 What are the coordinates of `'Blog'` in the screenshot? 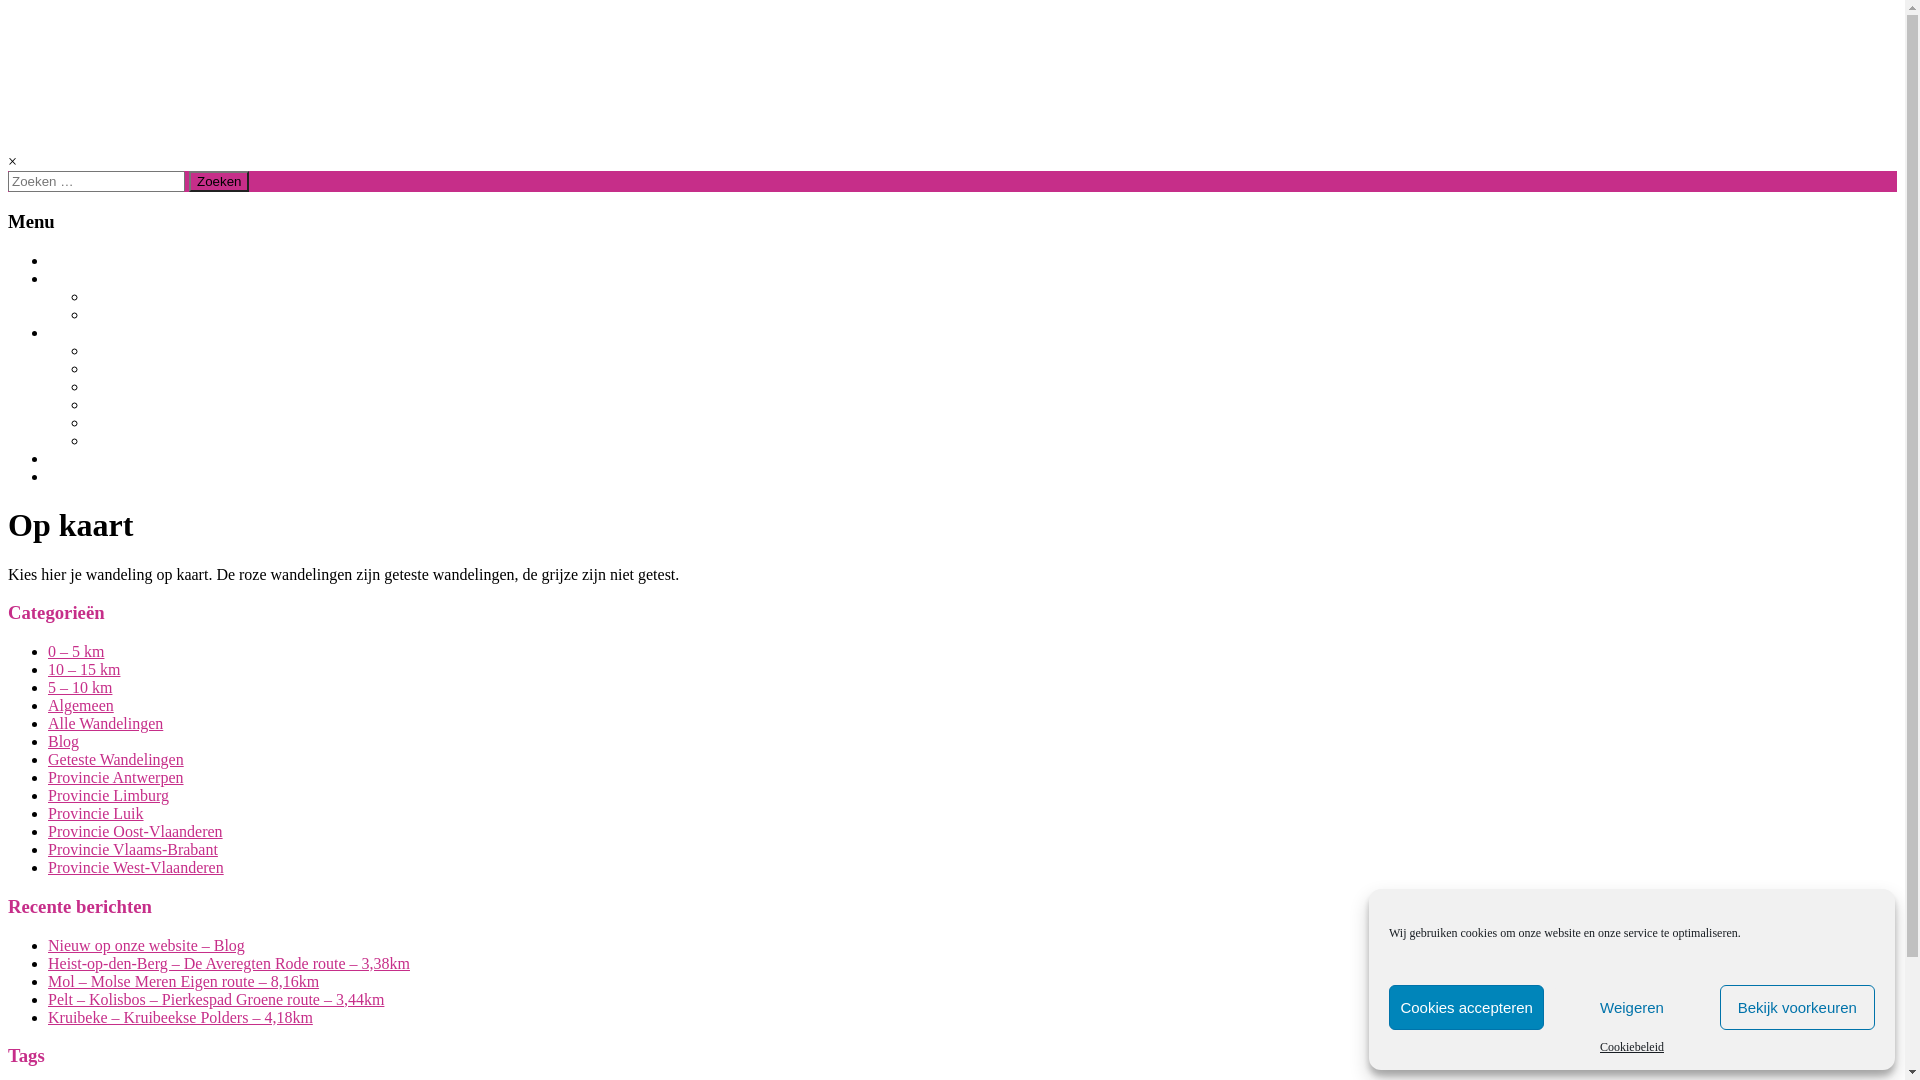 It's located at (63, 741).